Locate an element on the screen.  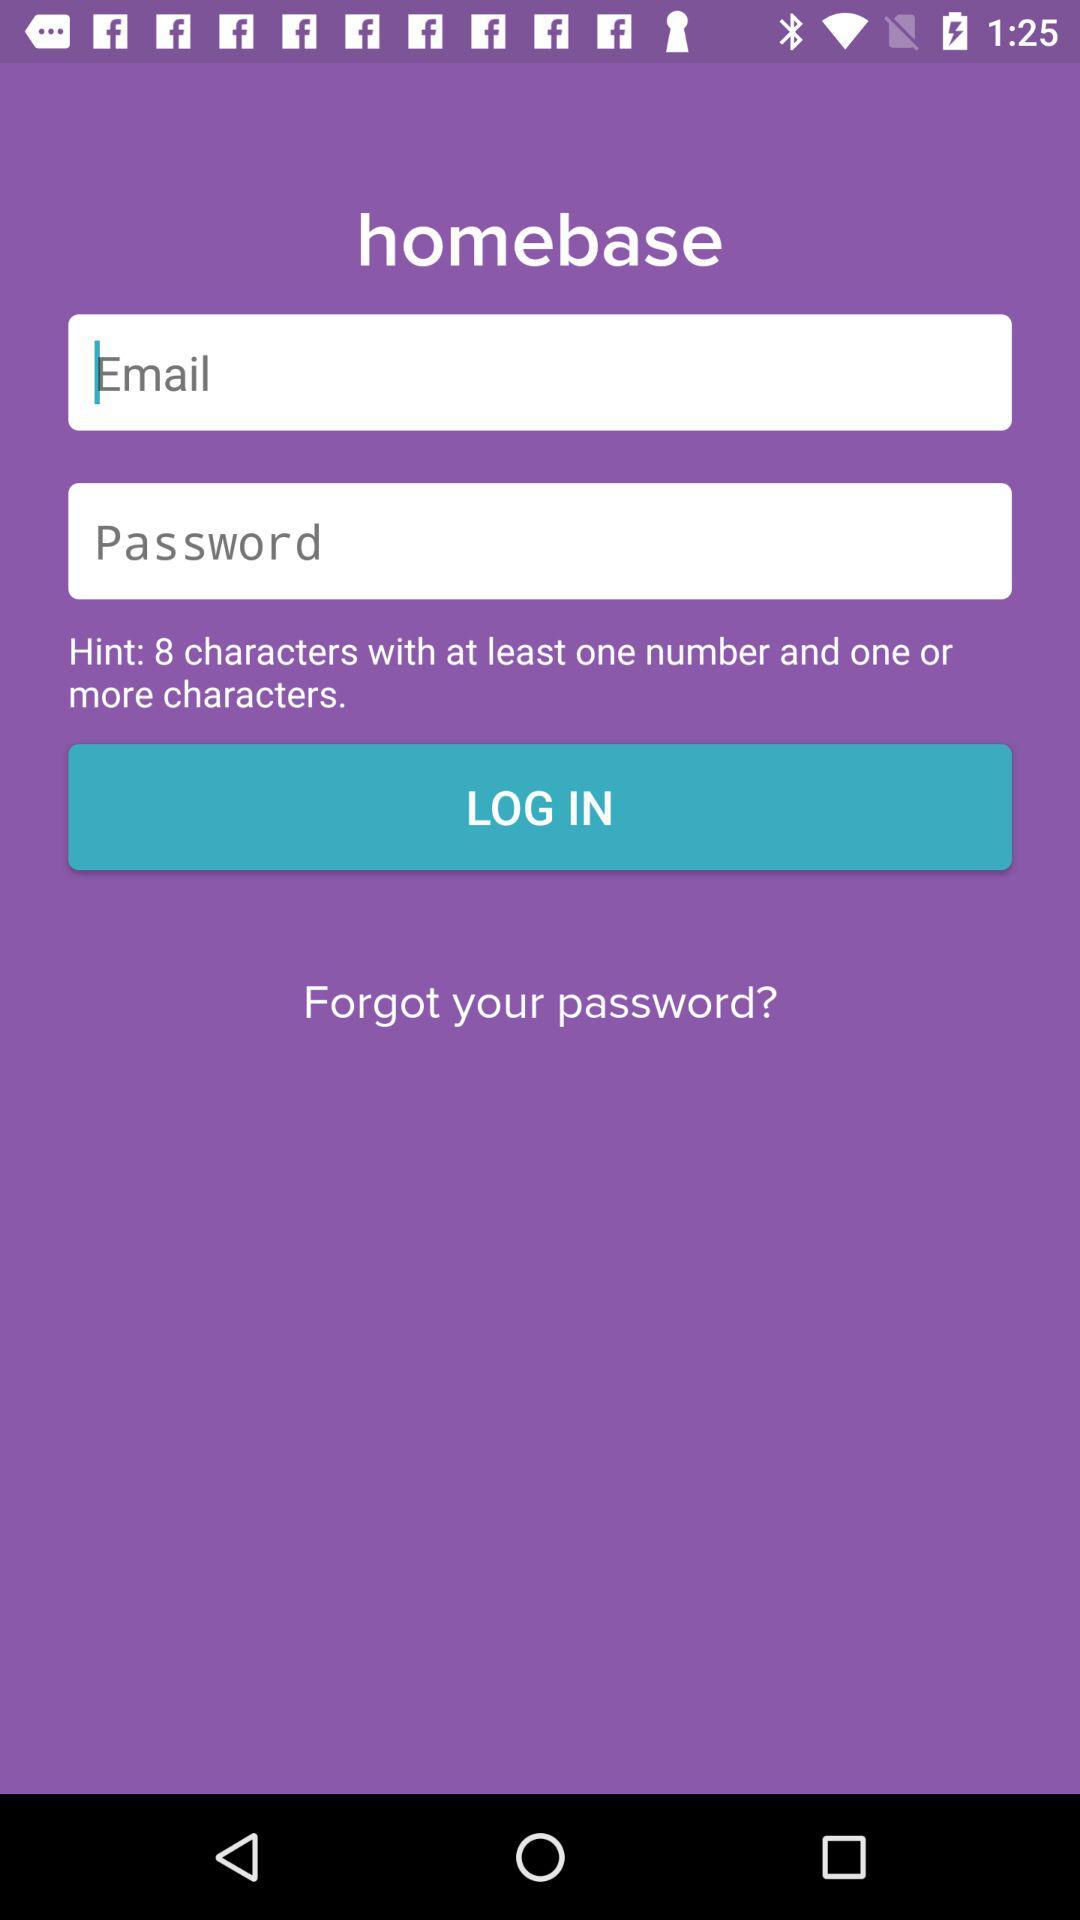
log in icon is located at coordinates (540, 806).